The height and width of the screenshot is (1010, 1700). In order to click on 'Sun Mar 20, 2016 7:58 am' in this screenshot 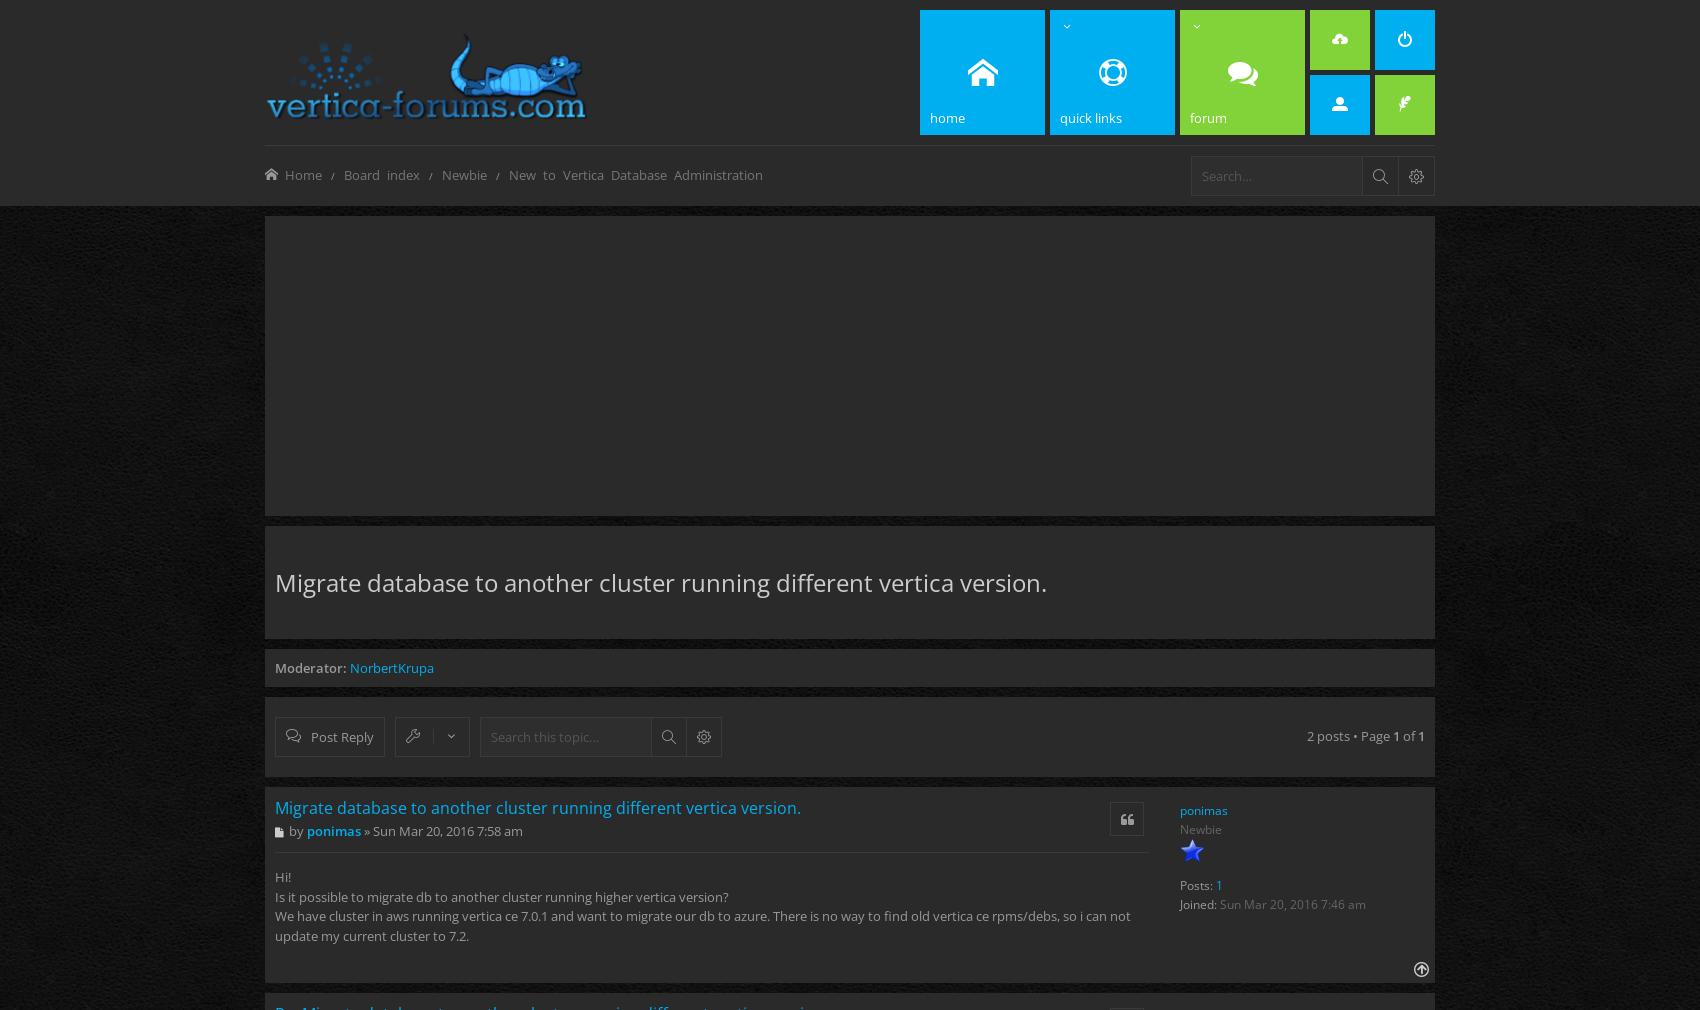, I will do `click(447, 830)`.